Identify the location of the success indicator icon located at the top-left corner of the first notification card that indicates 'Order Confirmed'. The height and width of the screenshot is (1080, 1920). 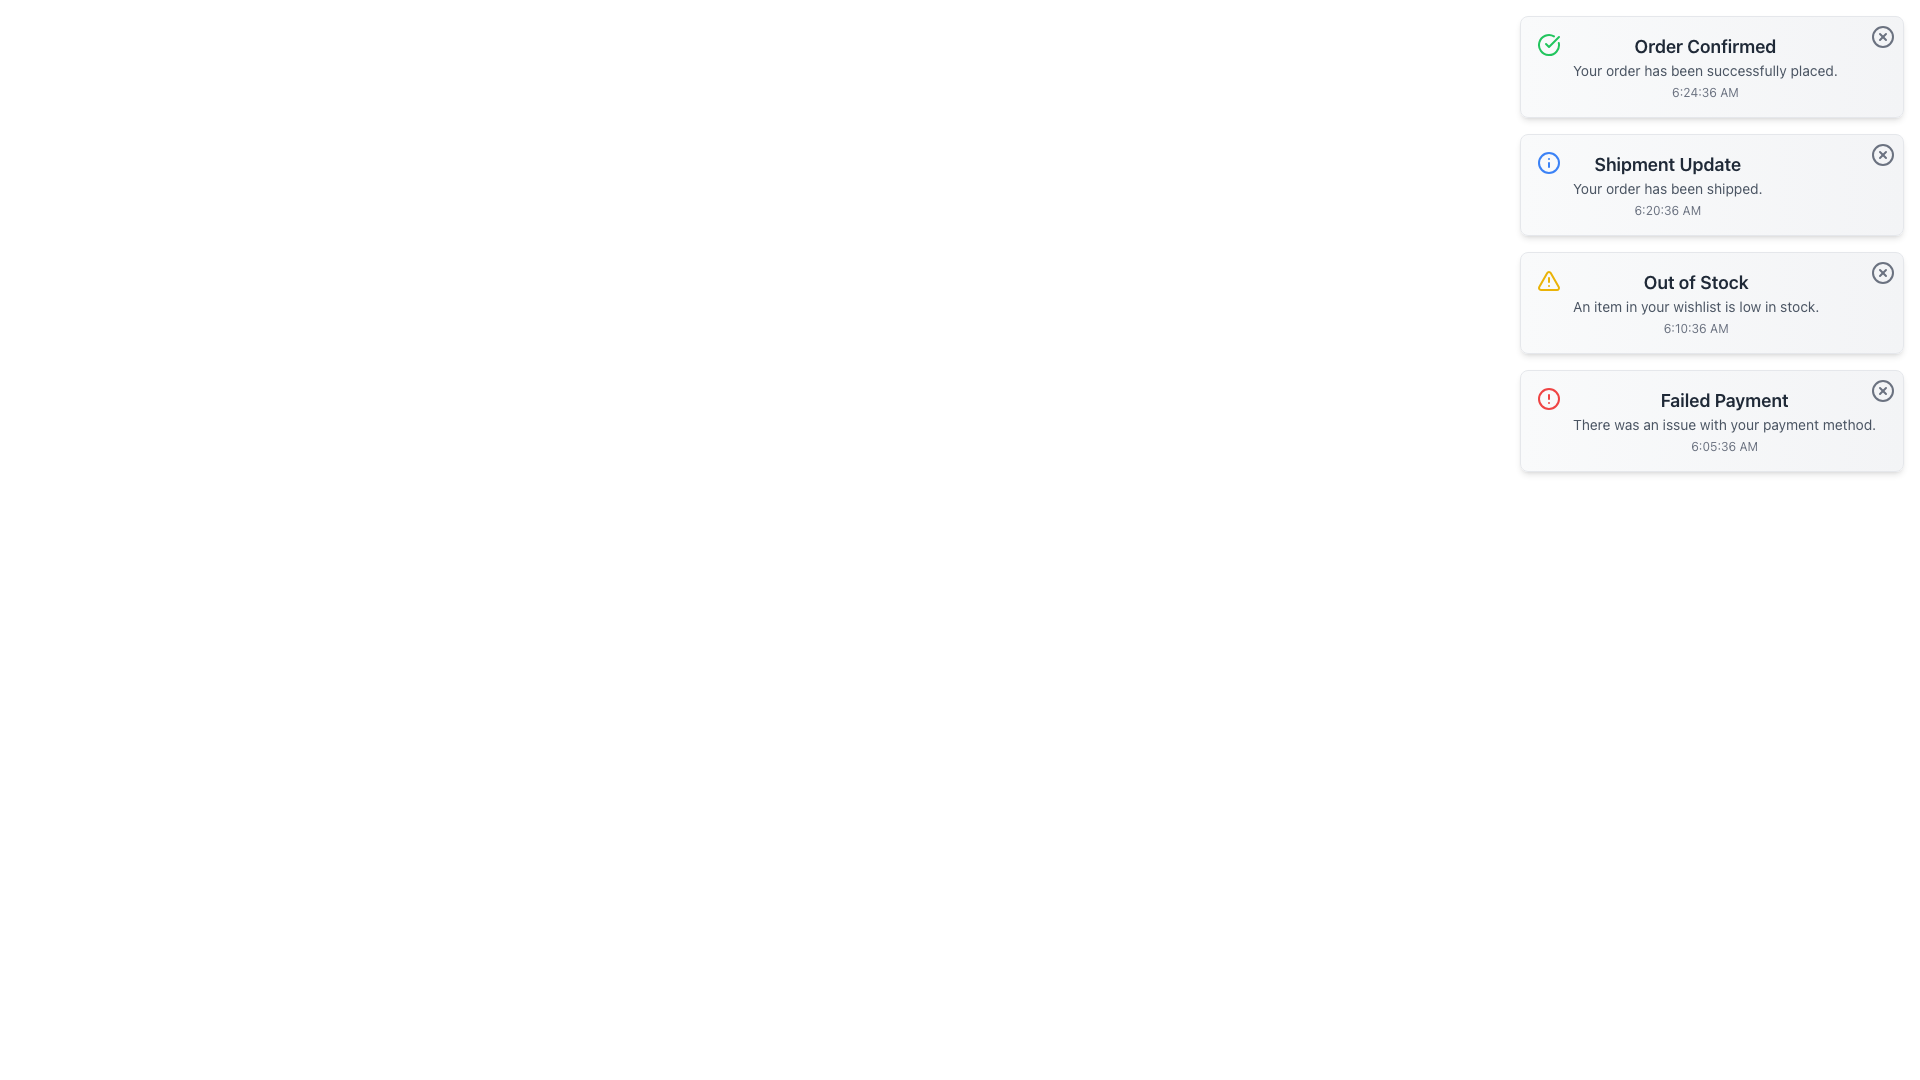
(1548, 45).